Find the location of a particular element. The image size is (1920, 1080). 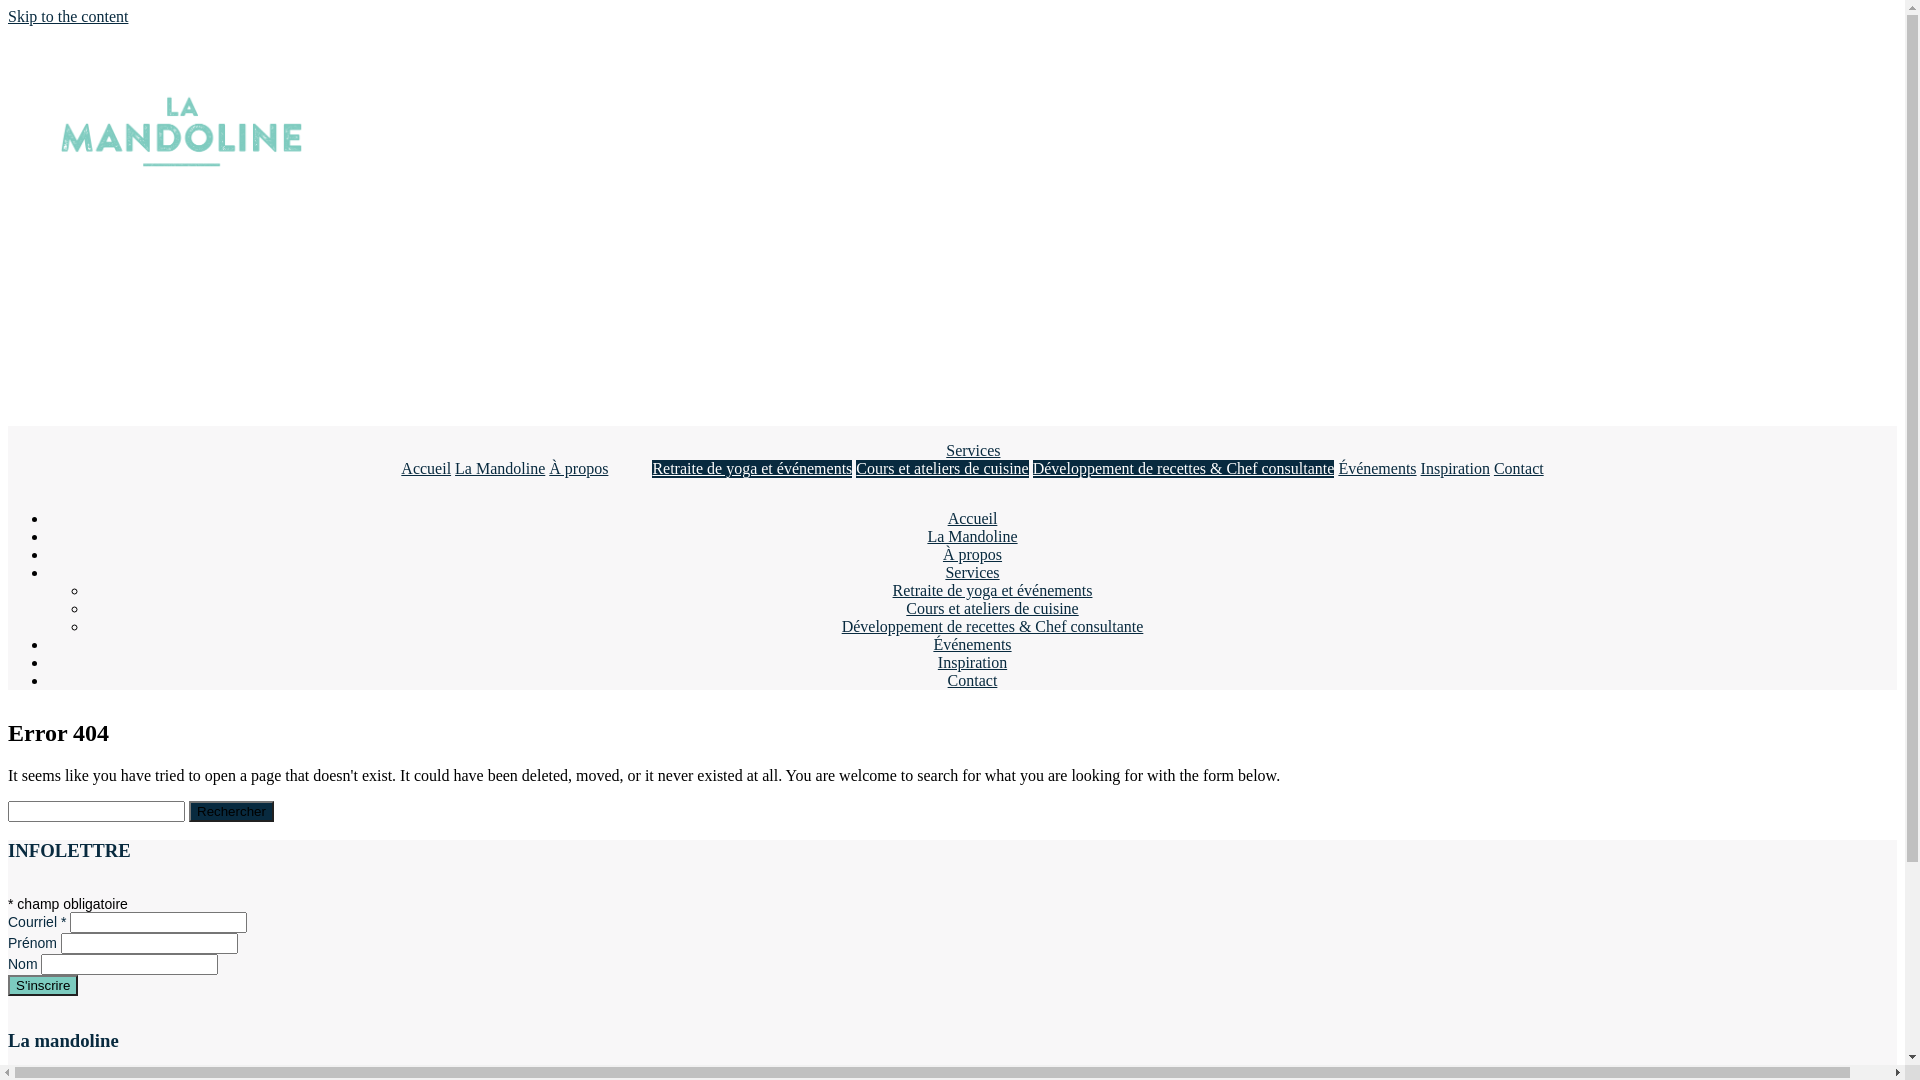

'La Mandoline' is located at coordinates (971, 535).